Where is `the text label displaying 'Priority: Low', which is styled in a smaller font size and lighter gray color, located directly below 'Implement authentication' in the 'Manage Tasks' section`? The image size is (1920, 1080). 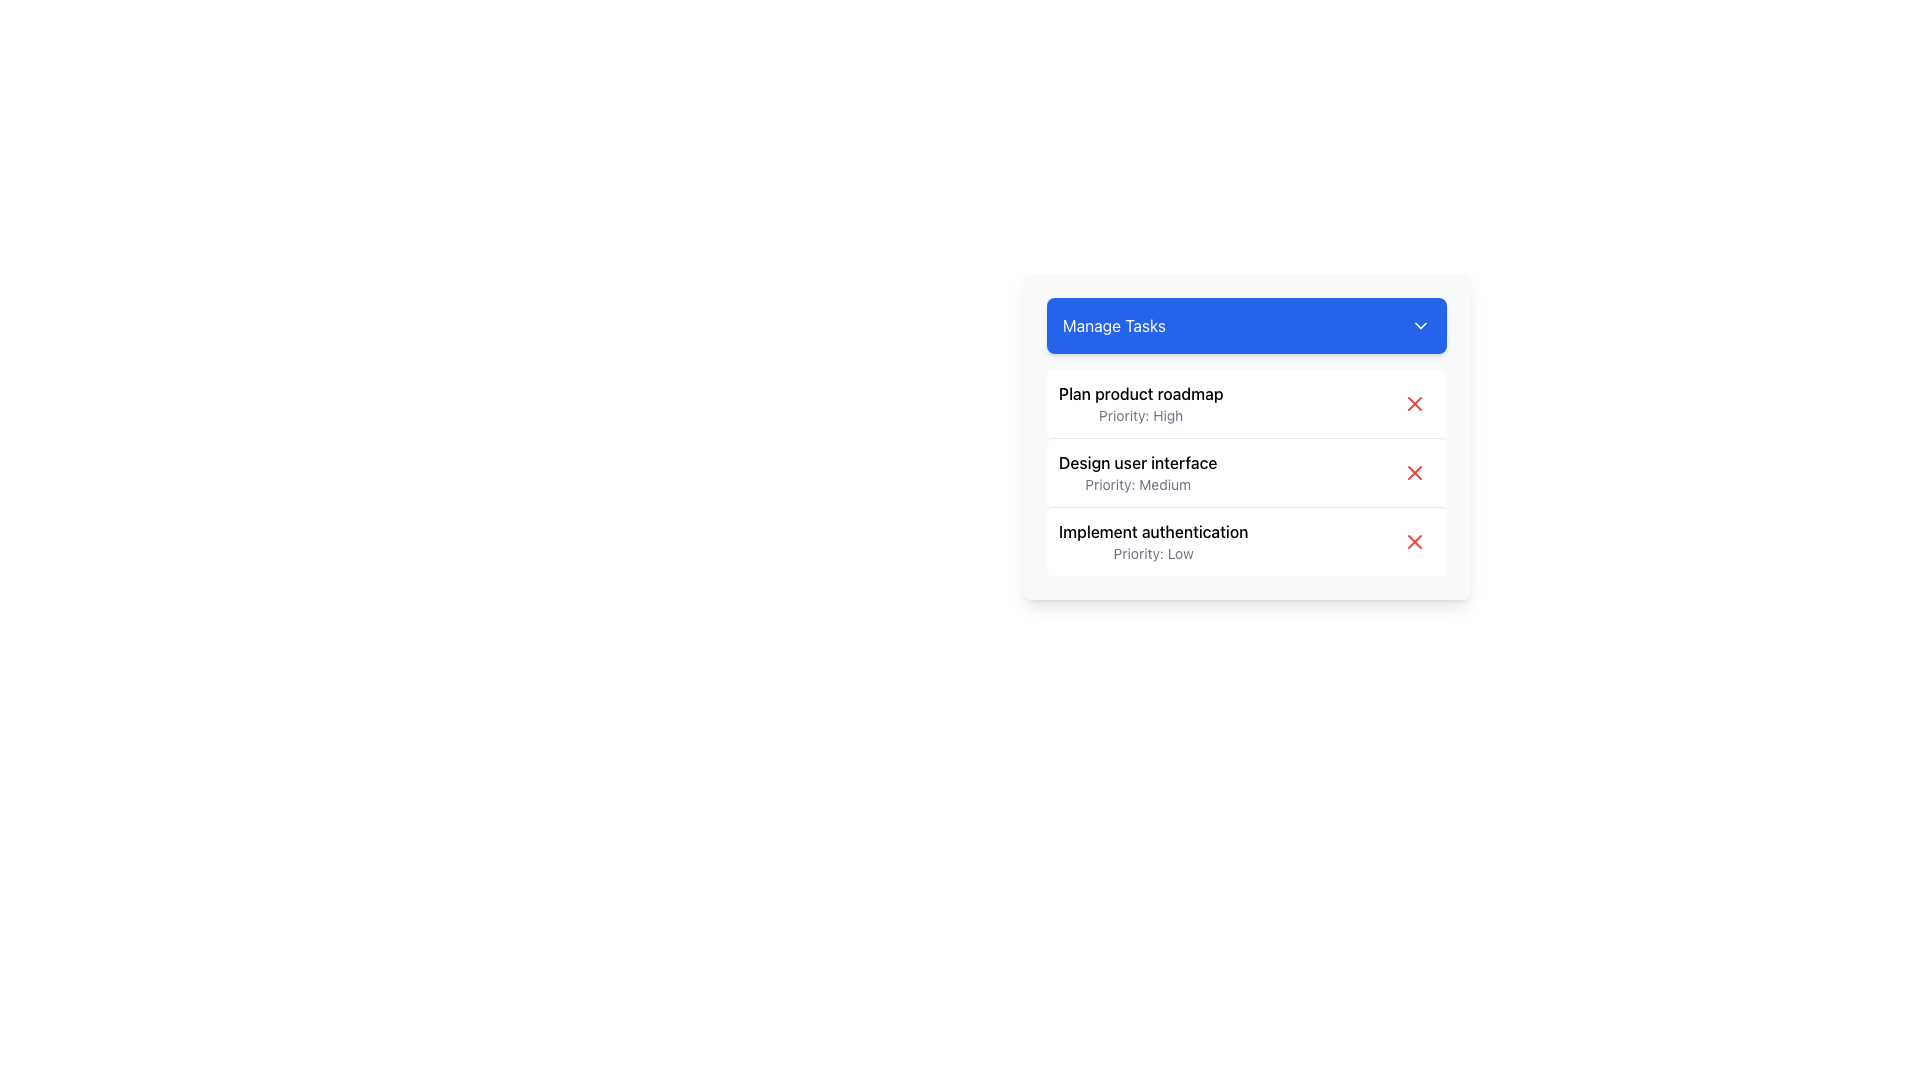
the text label displaying 'Priority: Low', which is styled in a smaller font size and lighter gray color, located directly below 'Implement authentication' in the 'Manage Tasks' section is located at coordinates (1153, 554).